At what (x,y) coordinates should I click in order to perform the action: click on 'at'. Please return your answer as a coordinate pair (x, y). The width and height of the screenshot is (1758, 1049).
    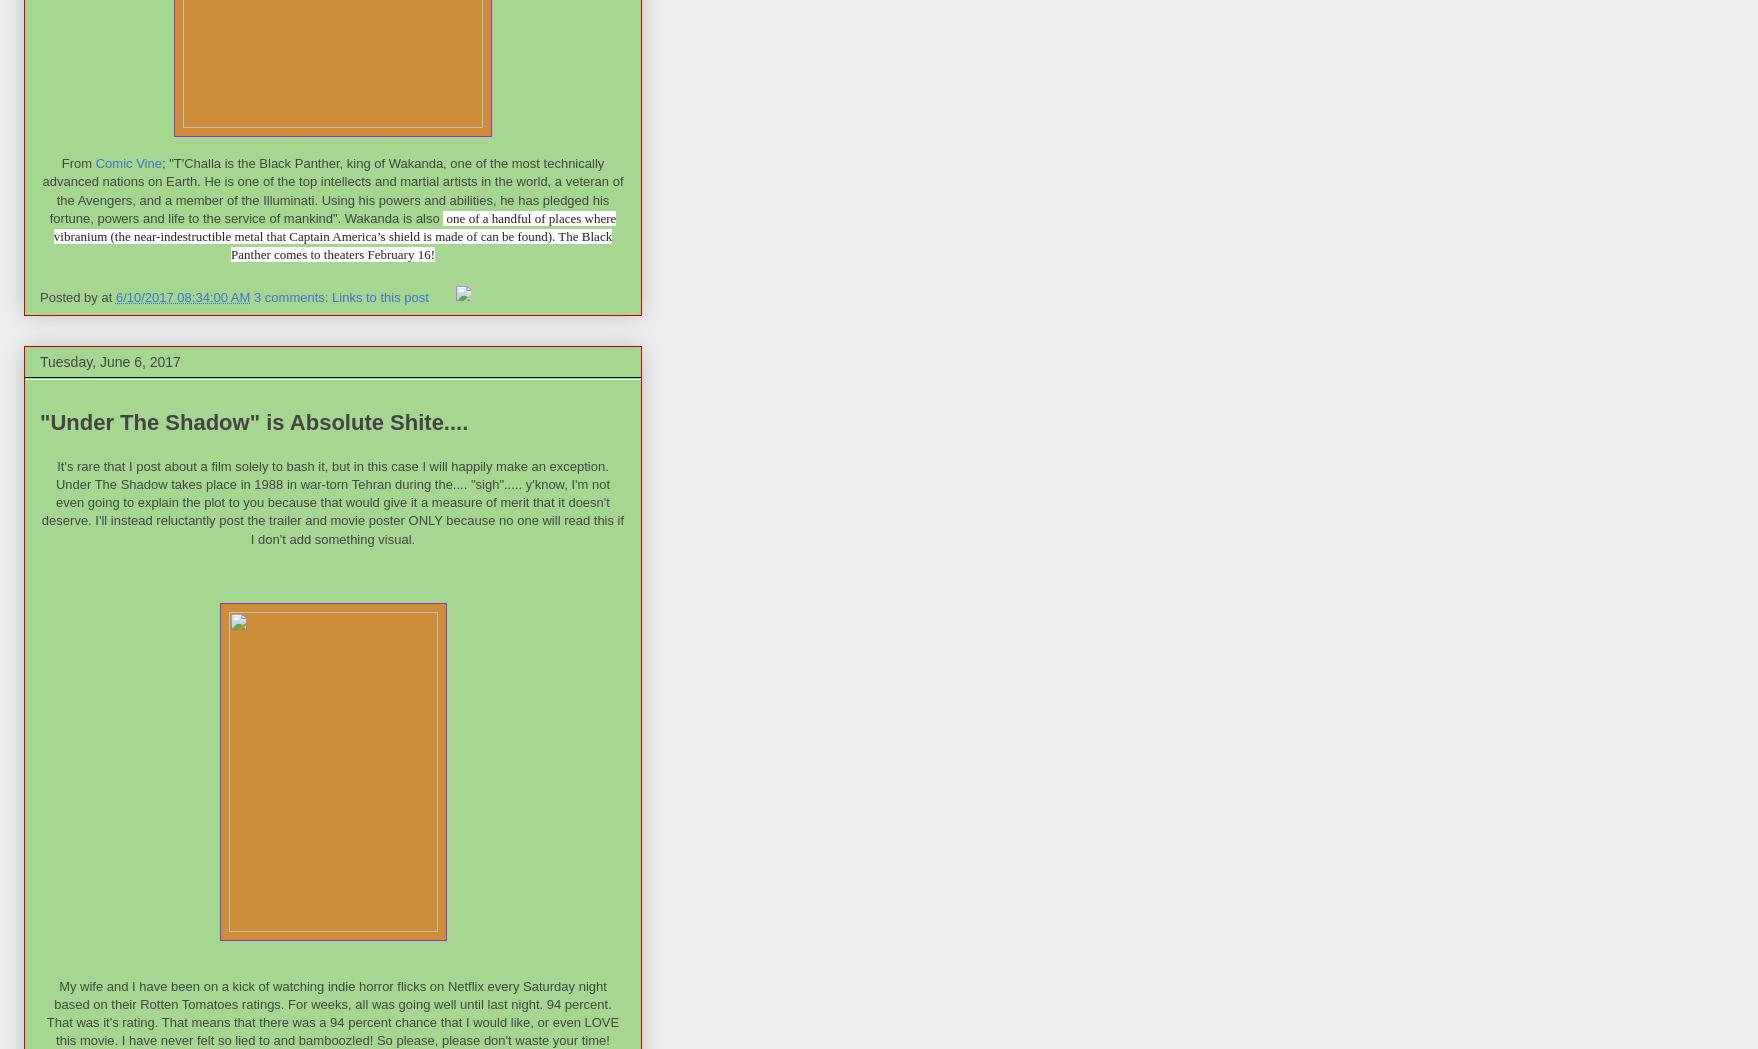
    Looking at the image, I should click on (101, 296).